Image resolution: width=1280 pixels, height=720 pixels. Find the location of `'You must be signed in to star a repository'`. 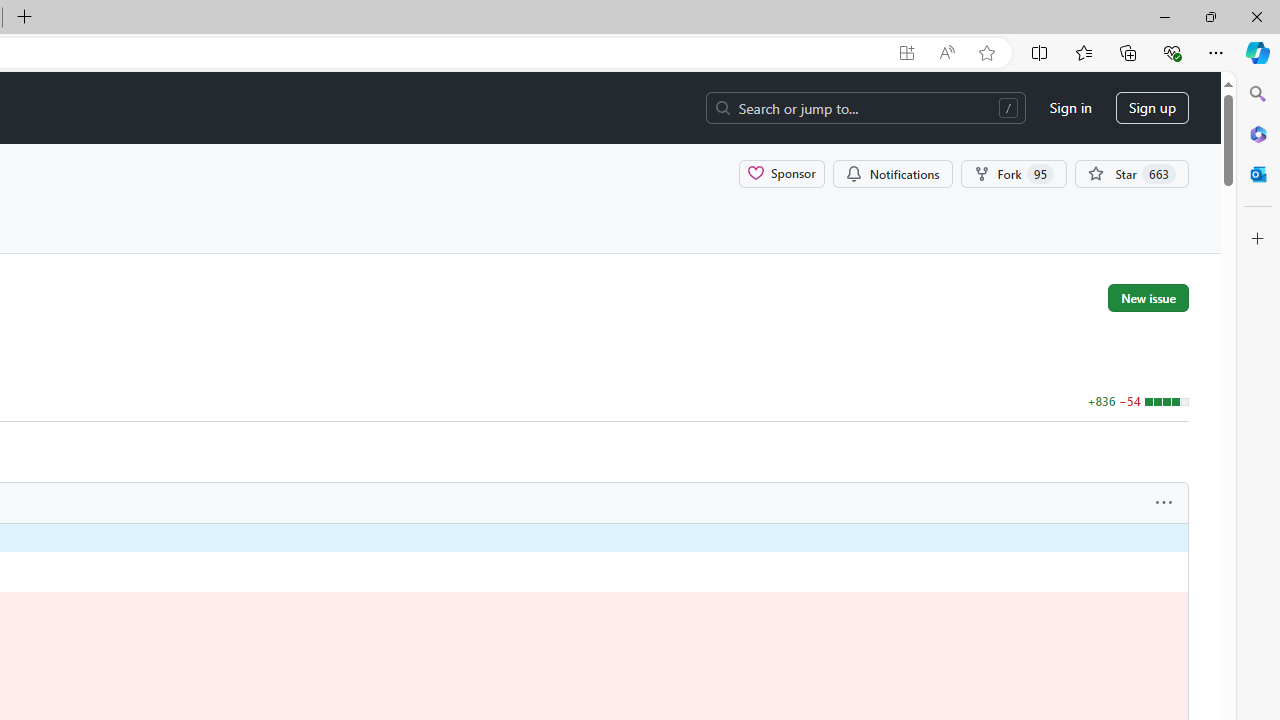

'You must be signed in to star a repository' is located at coordinates (1132, 172).